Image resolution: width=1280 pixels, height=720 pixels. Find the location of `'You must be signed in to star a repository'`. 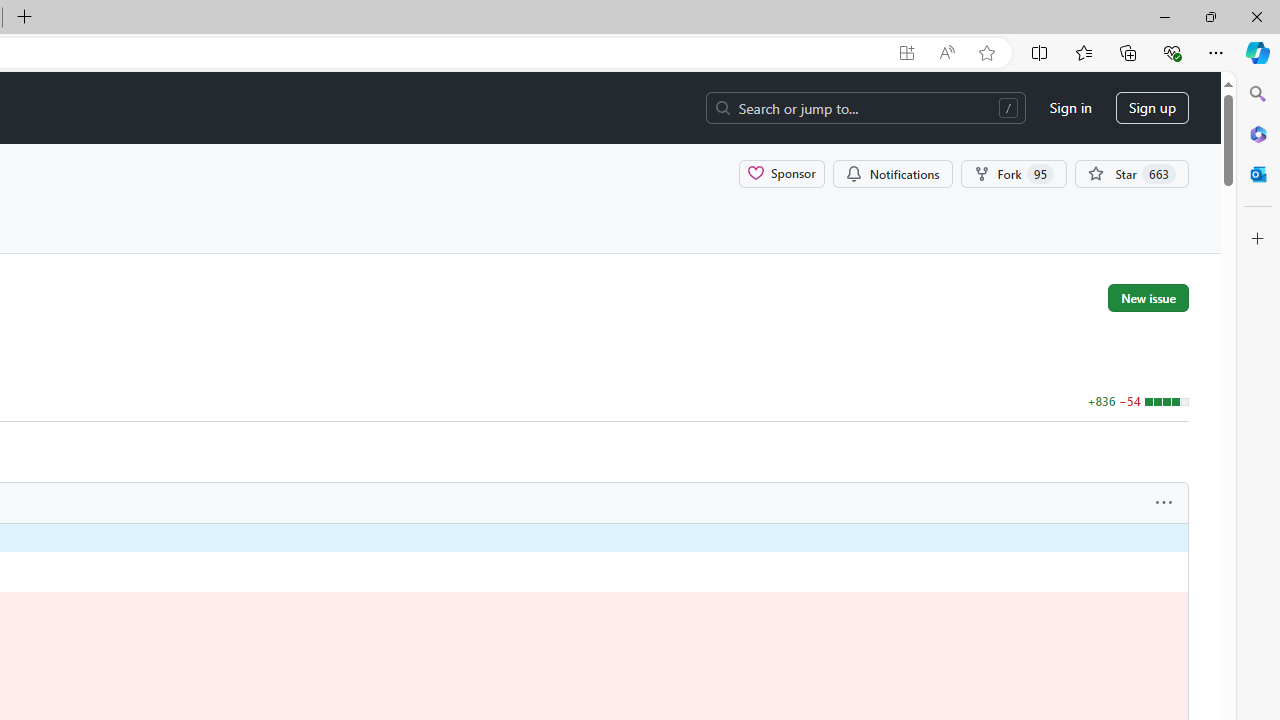

'You must be signed in to star a repository' is located at coordinates (1132, 172).